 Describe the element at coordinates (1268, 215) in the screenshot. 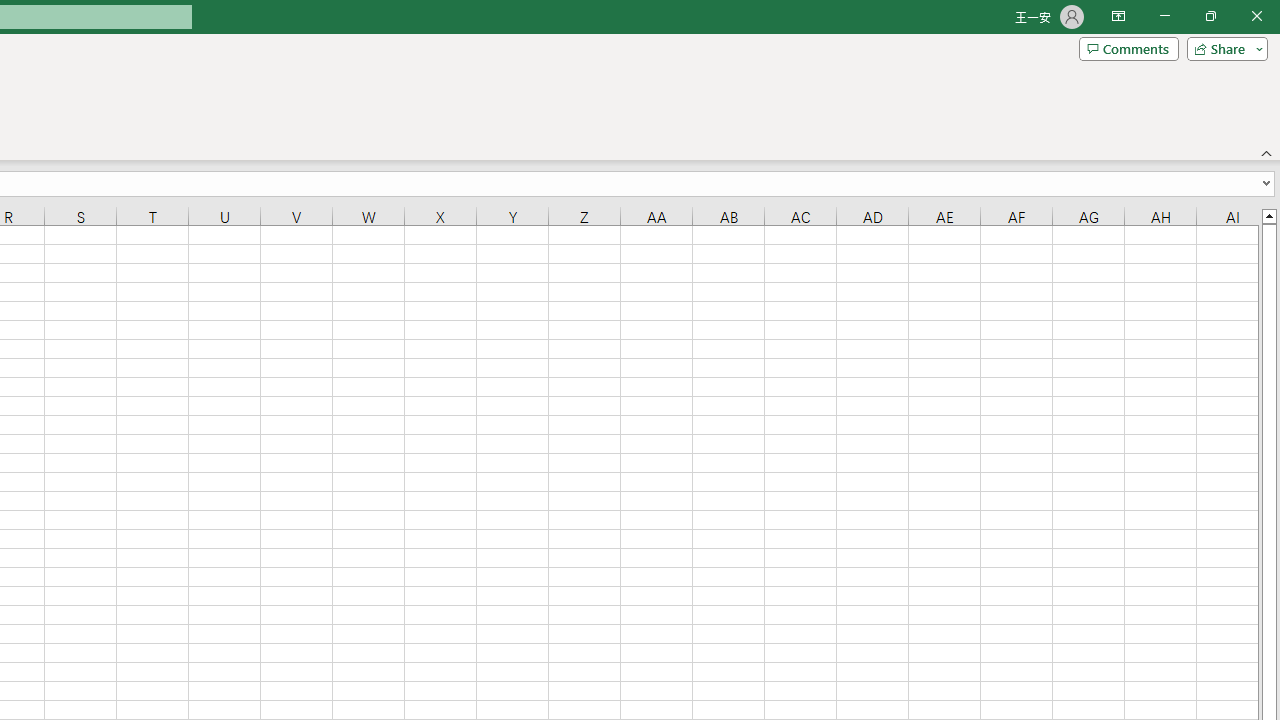

I see `'Line up'` at that location.